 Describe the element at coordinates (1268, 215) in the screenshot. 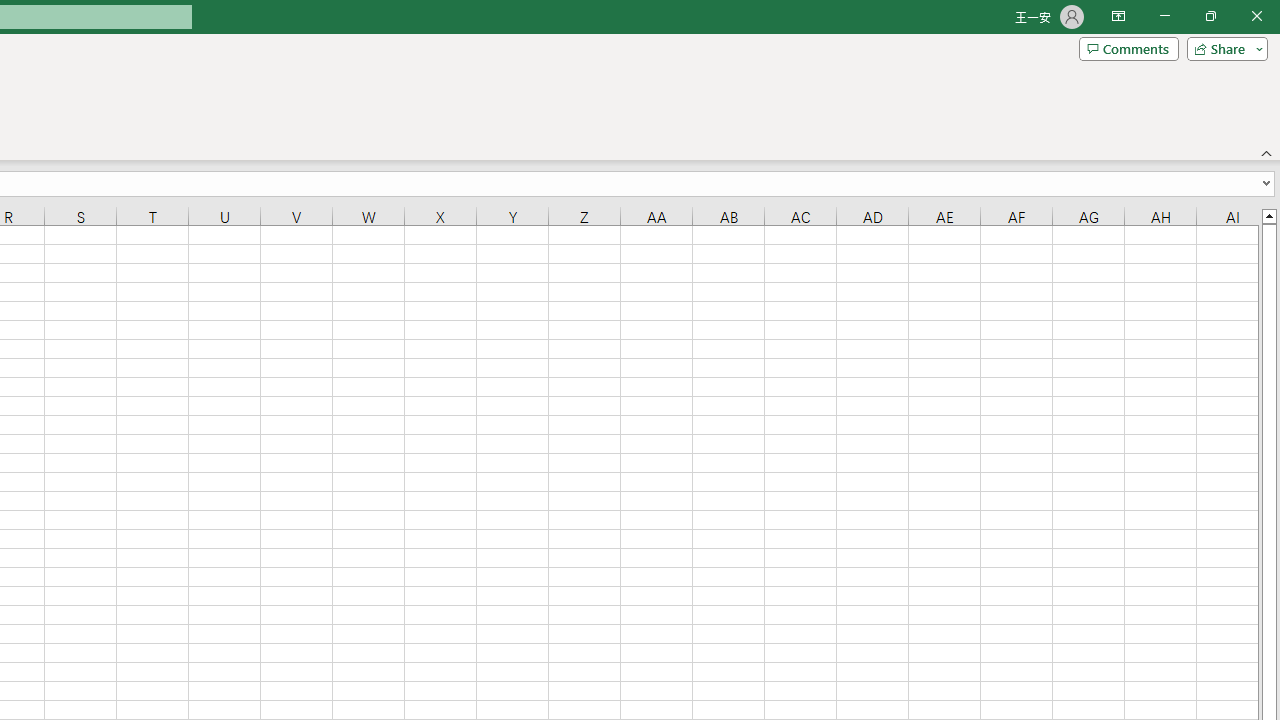

I see `'Line up'` at that location.